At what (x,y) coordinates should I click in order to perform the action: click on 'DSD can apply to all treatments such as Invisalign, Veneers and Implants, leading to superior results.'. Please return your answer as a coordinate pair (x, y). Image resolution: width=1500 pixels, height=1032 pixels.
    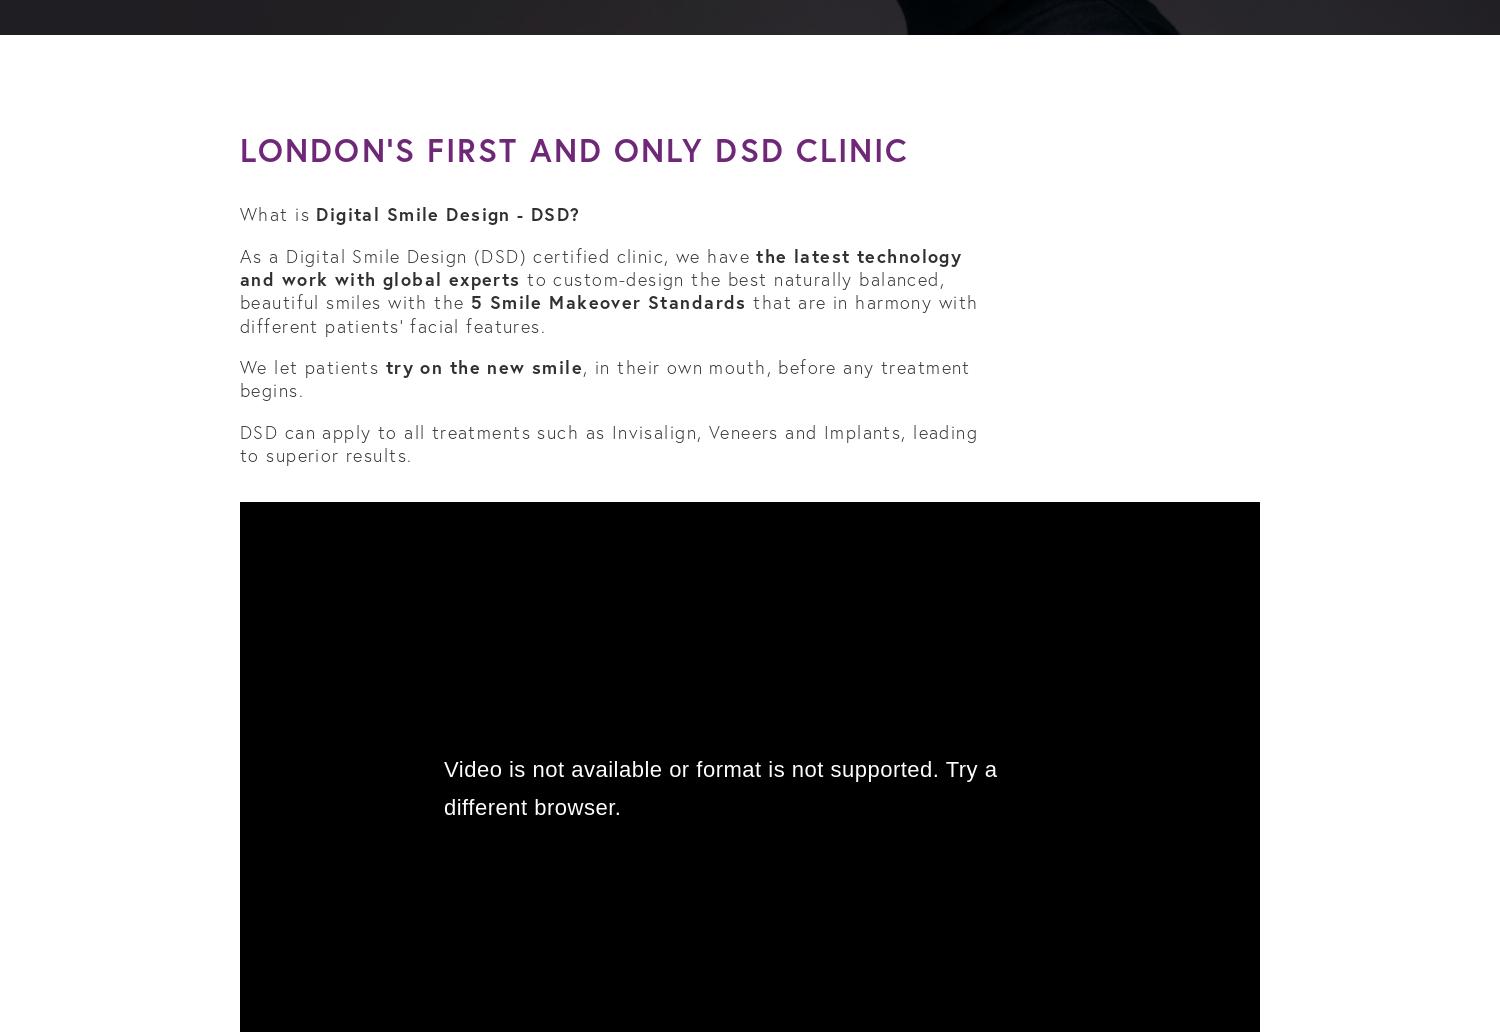
    Looking at the image, I should click on (611, 442).